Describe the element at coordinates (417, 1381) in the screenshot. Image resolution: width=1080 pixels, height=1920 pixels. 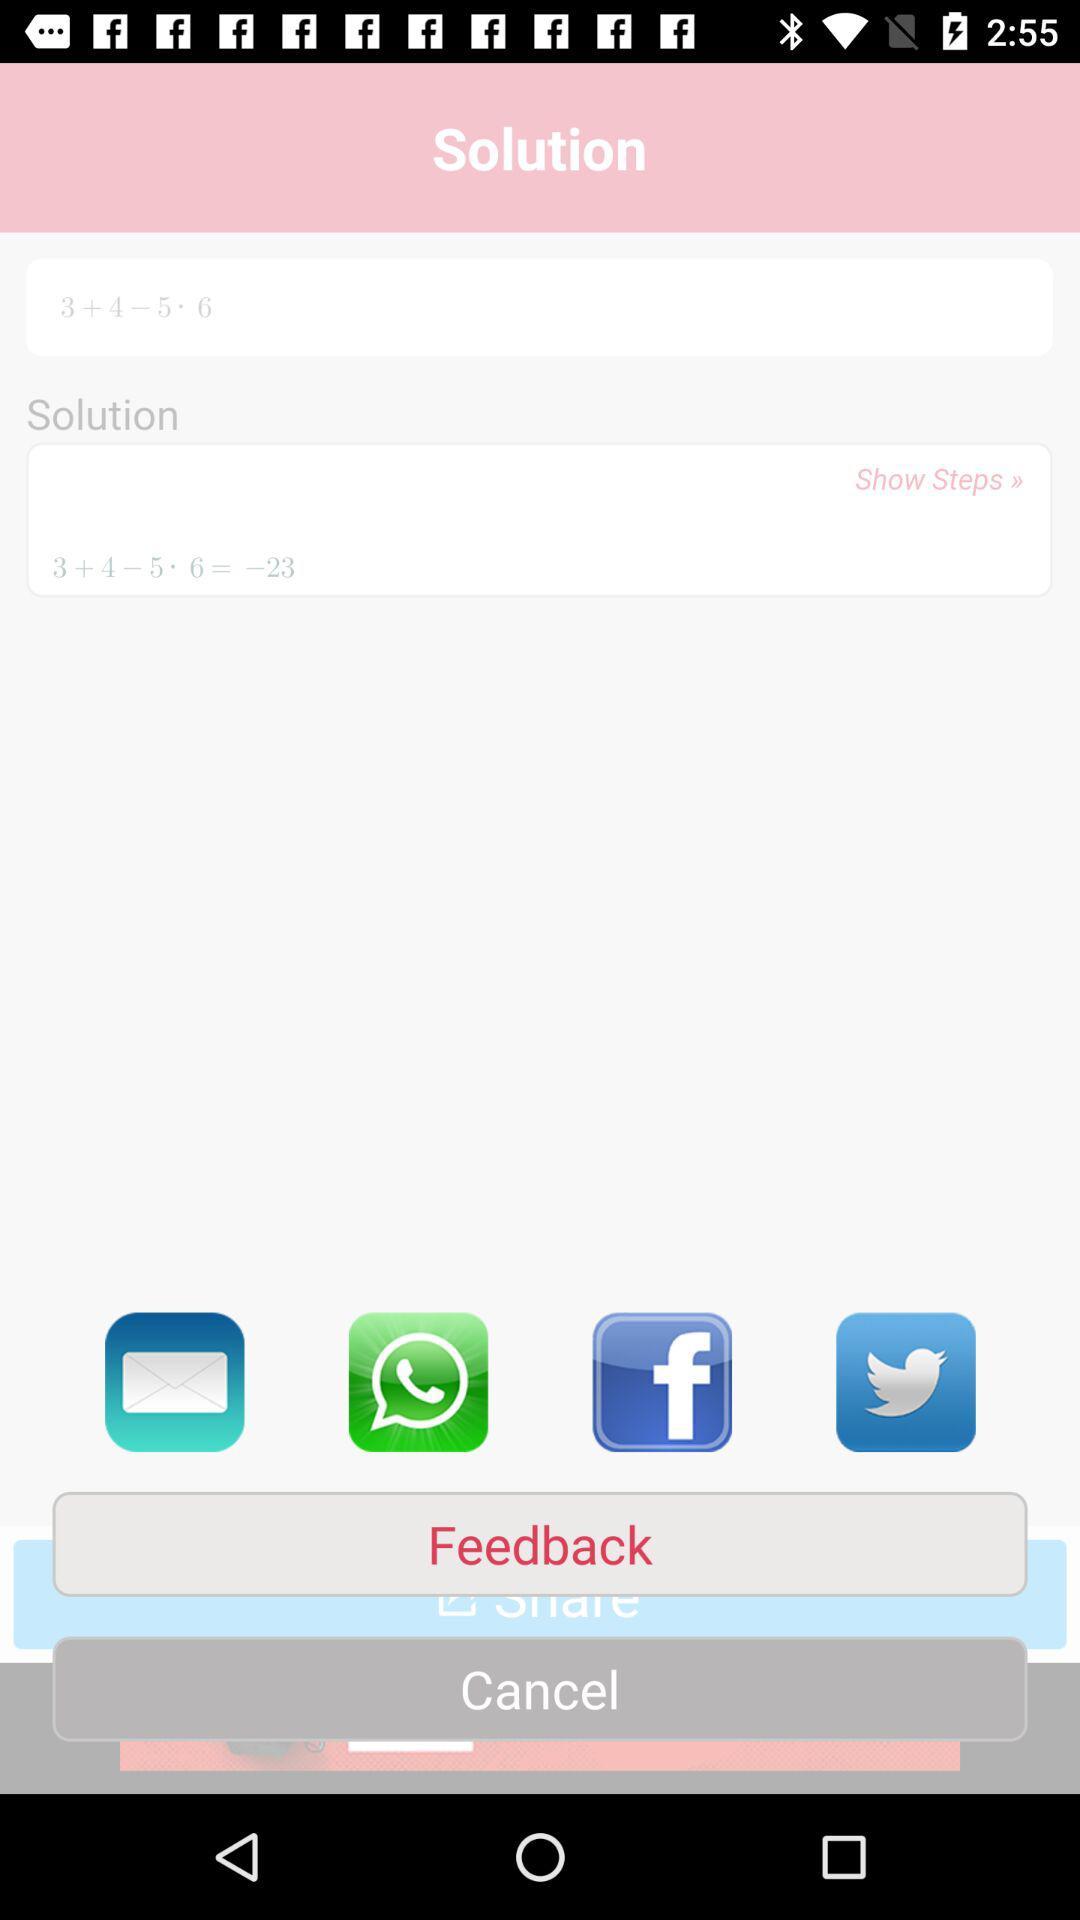
I see `the call icon` at that location.